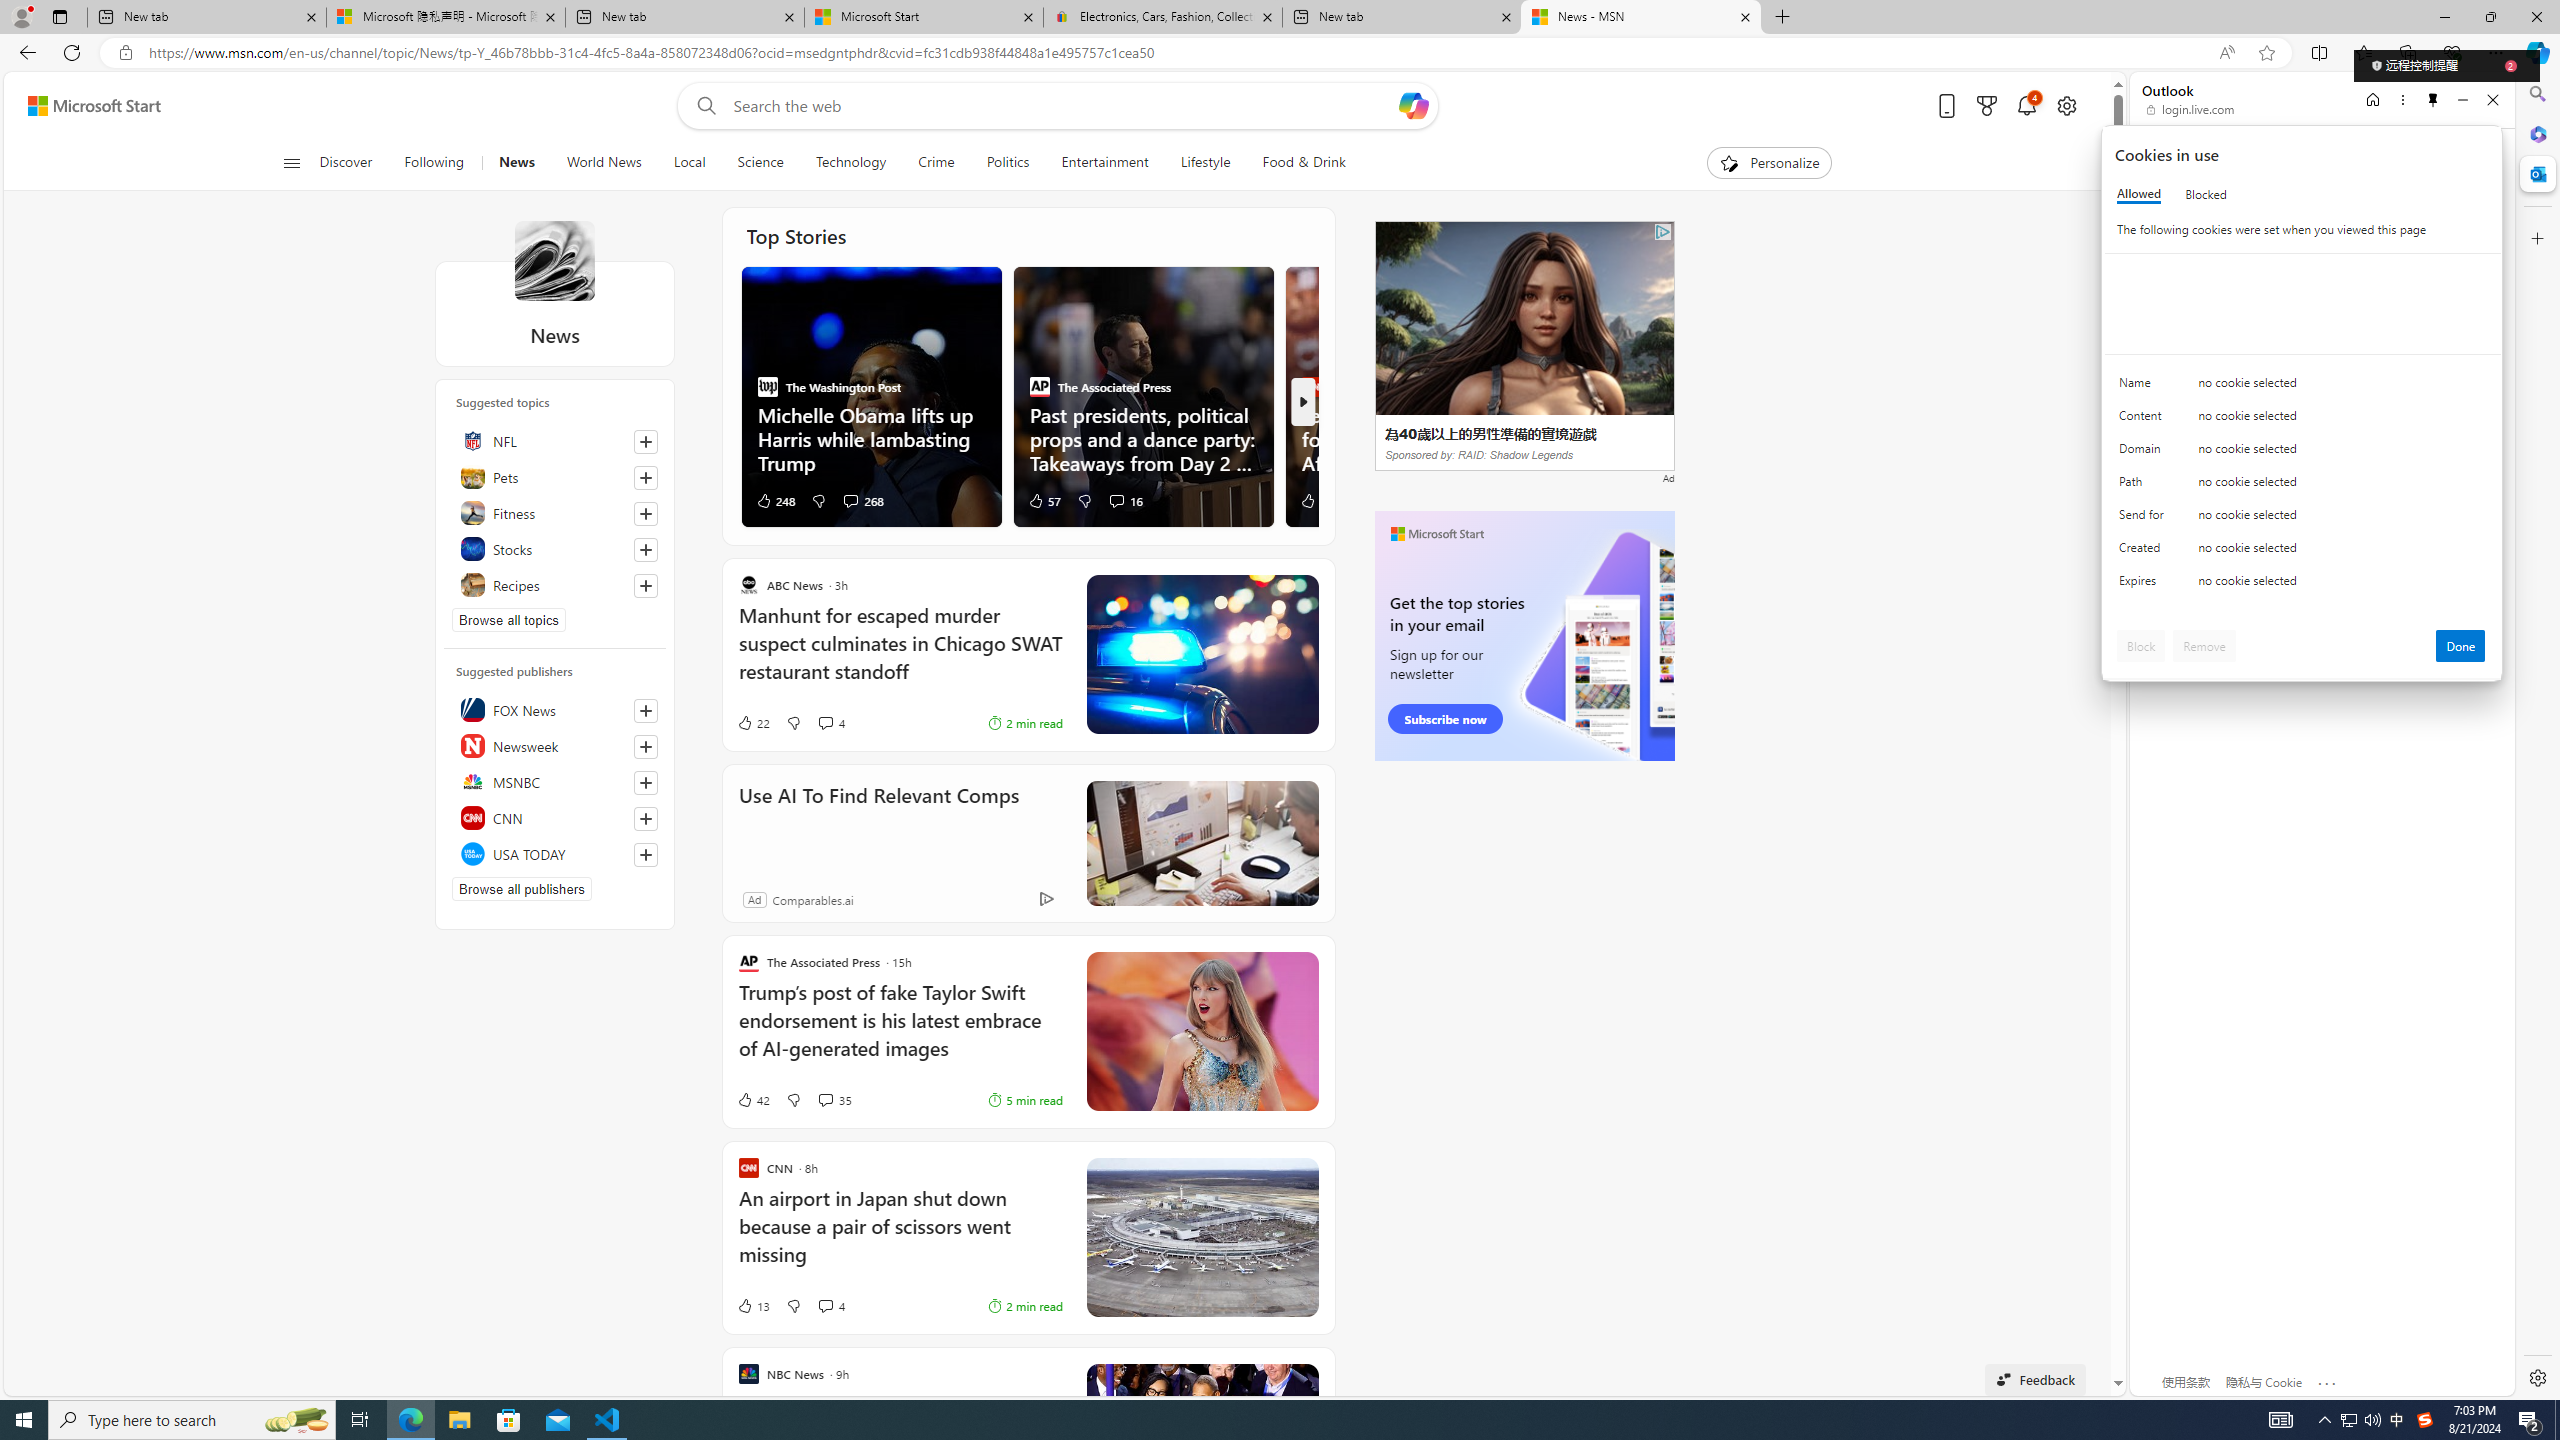 This screenshot has height=1440, width=2560. Describe the element at coordinates (1104, 162) in the screenshot. I see `'Entertainment'` at that location.